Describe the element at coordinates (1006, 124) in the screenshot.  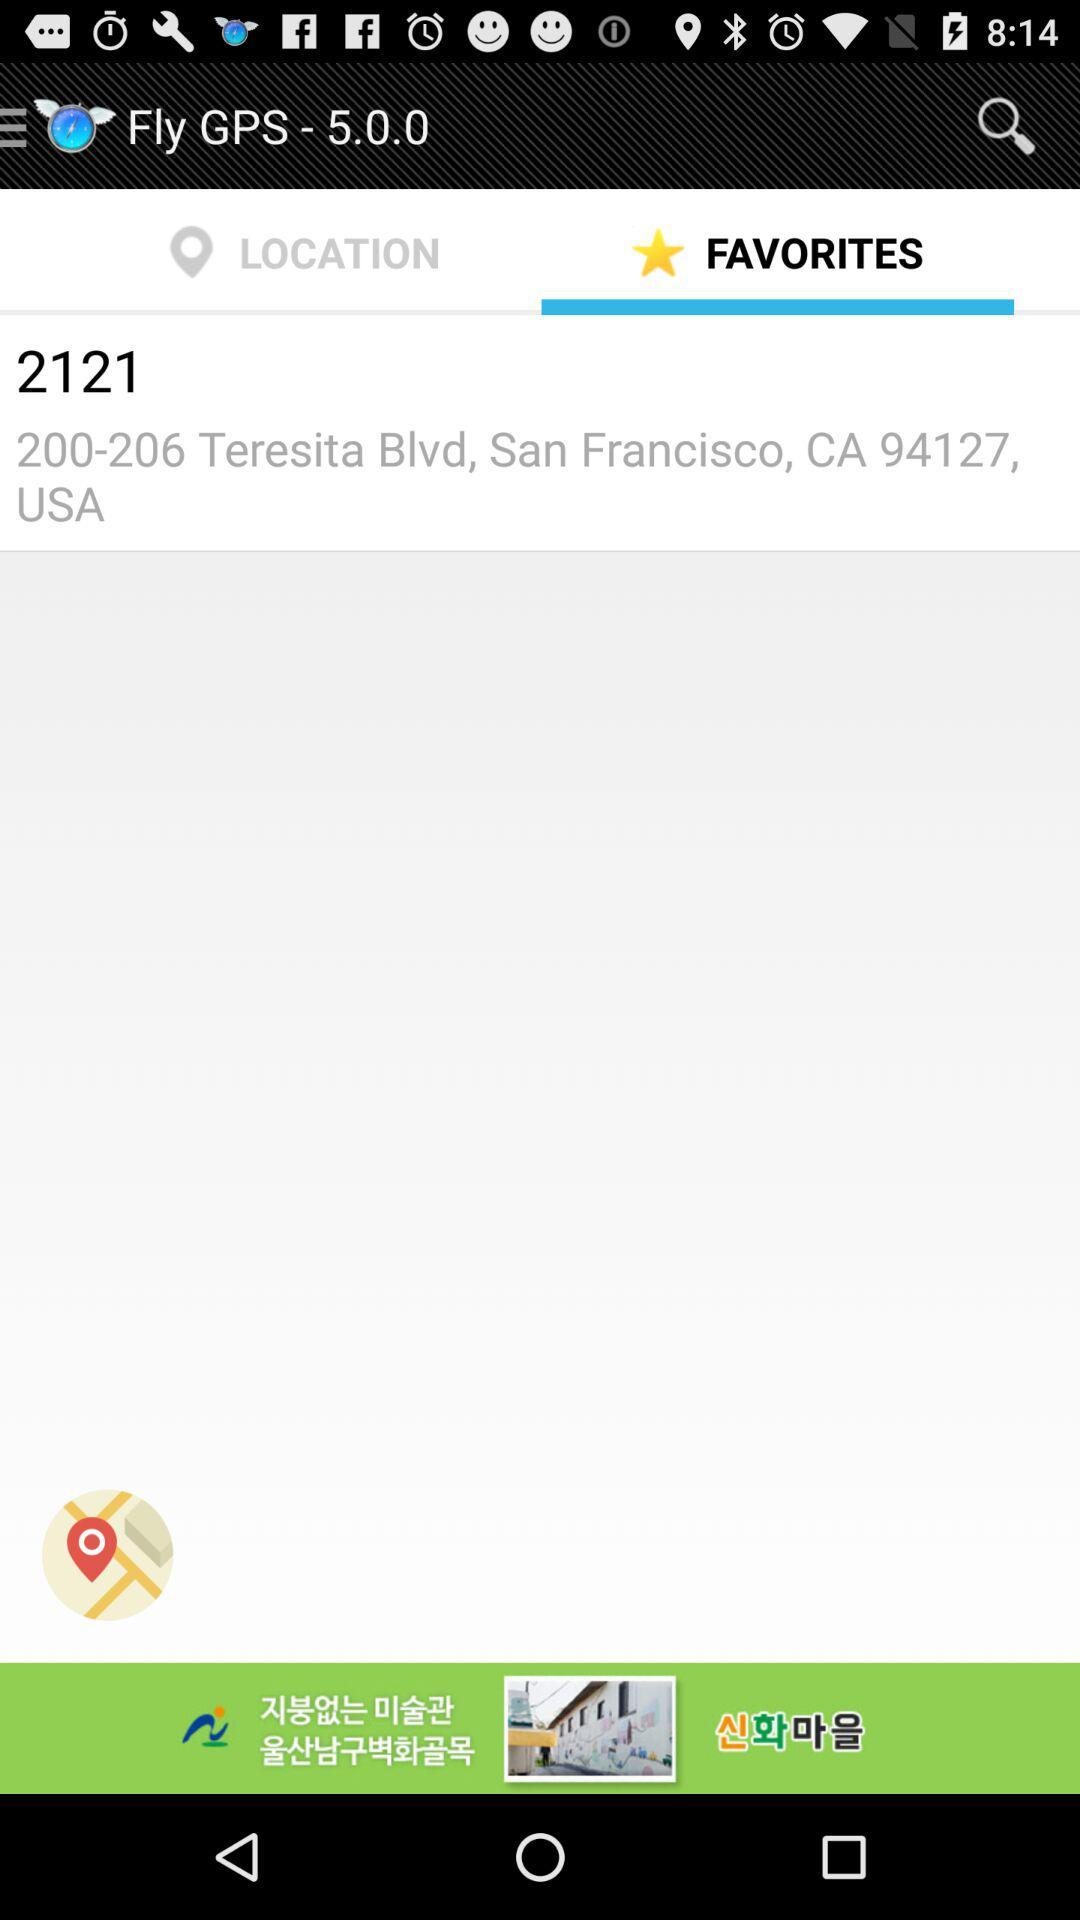
I see `item to the right of the fly gps 5 item` at that location.